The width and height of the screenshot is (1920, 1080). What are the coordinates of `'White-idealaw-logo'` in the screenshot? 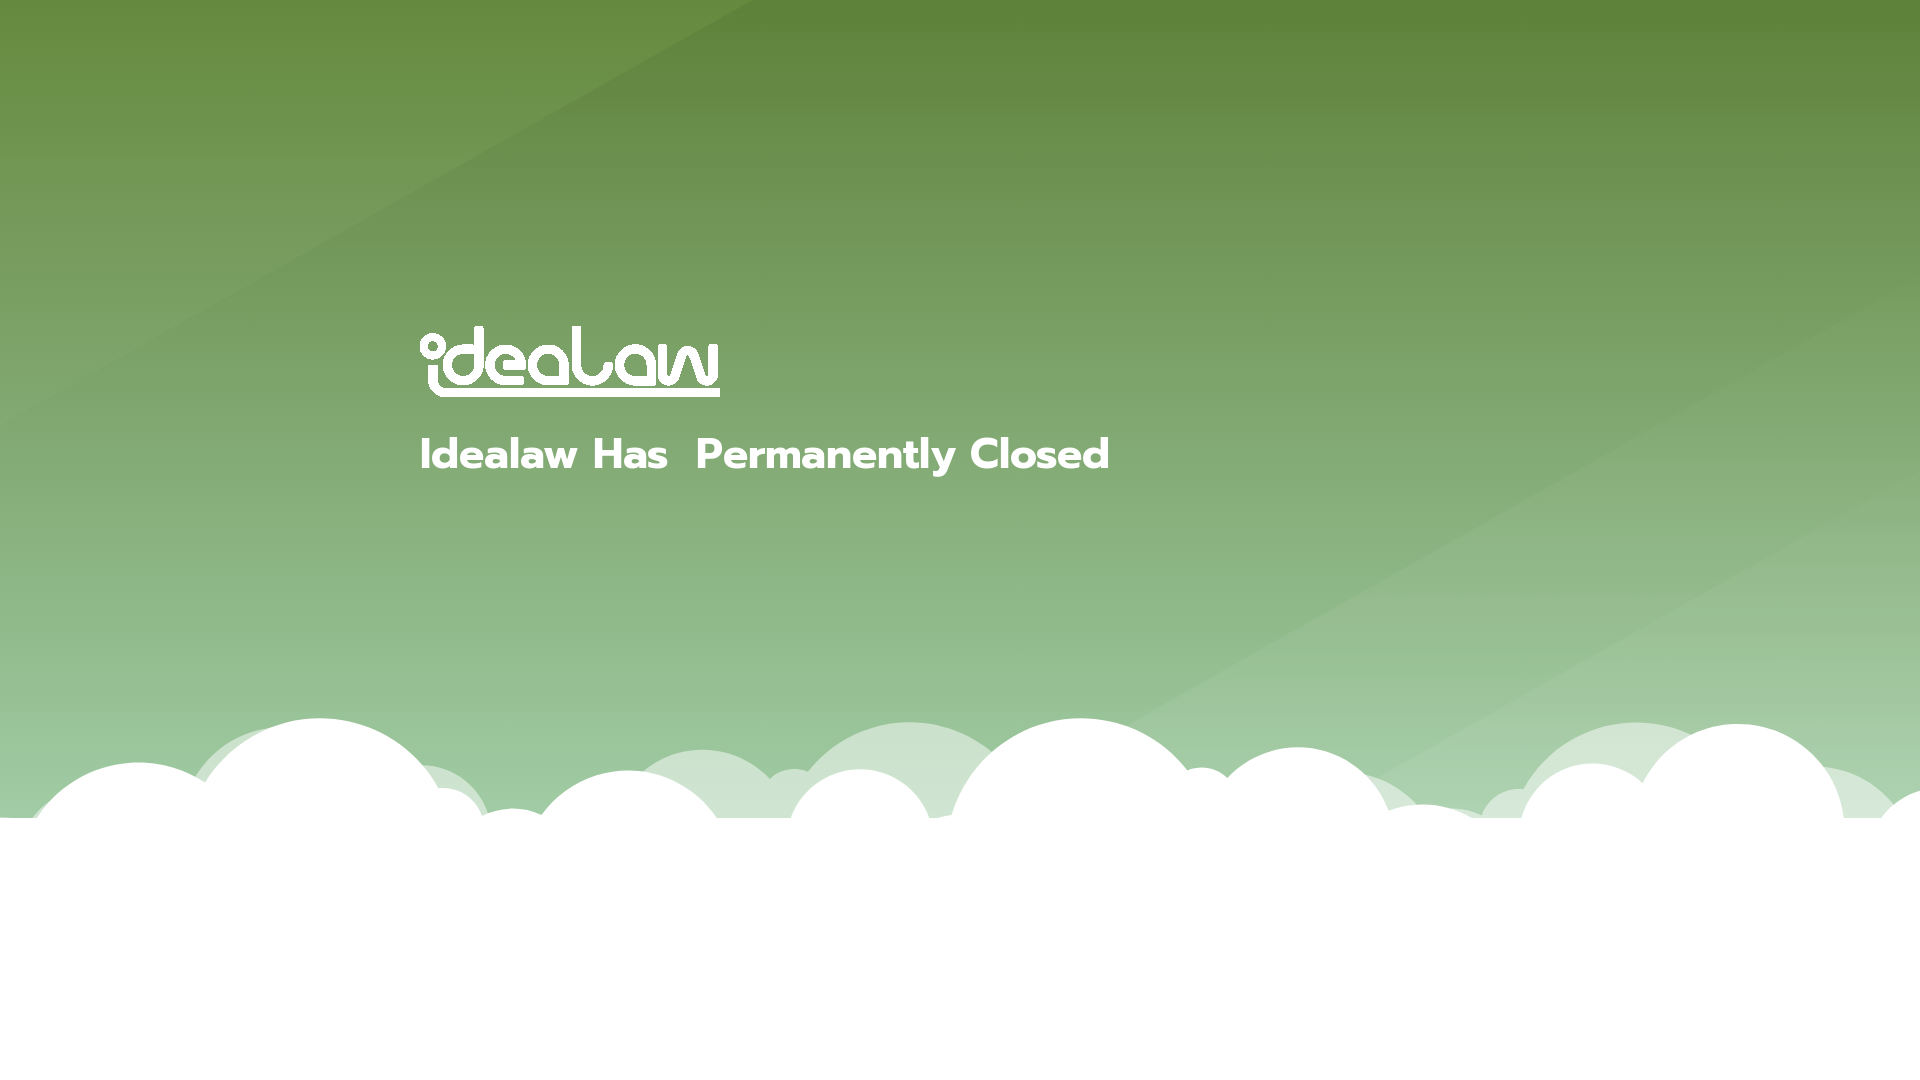 It's located at (569, 361).